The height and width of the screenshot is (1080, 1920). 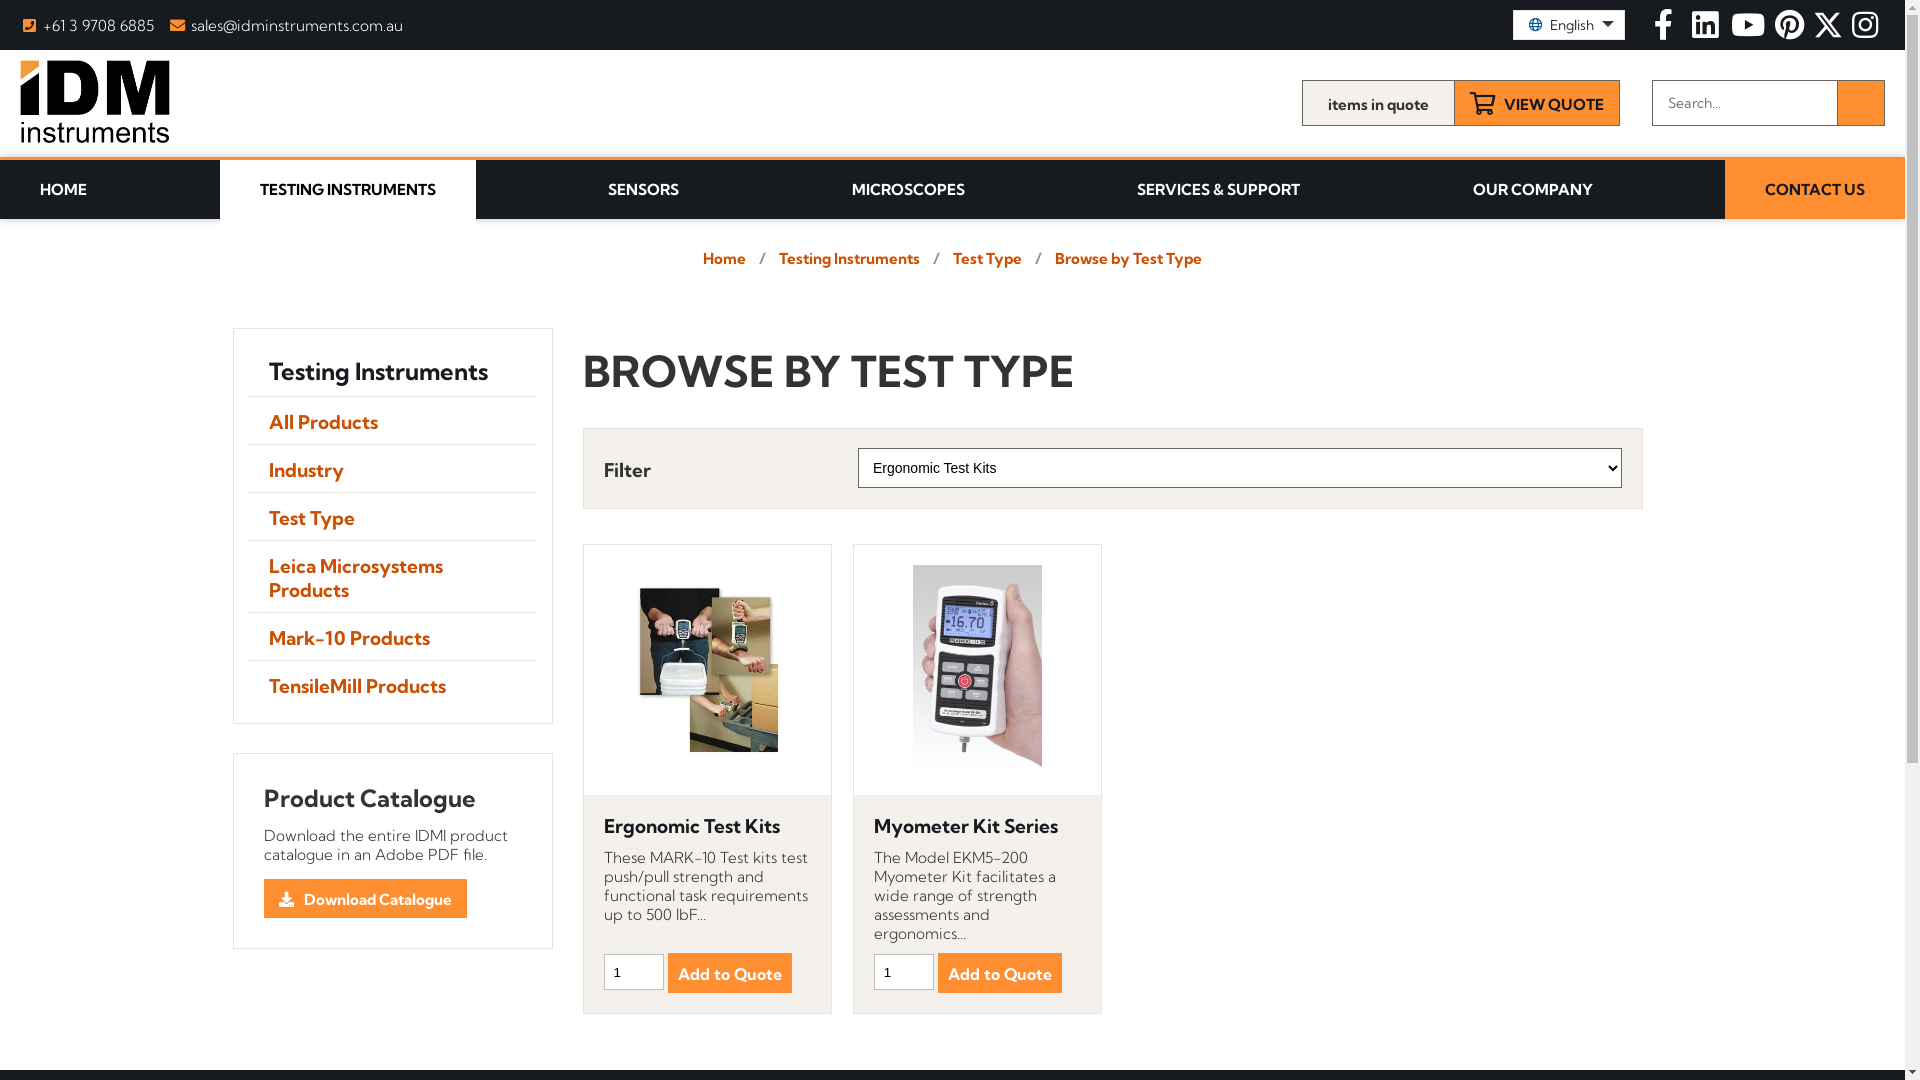 I want to click on 'TensileMill Products', so click(x=392, y=683).